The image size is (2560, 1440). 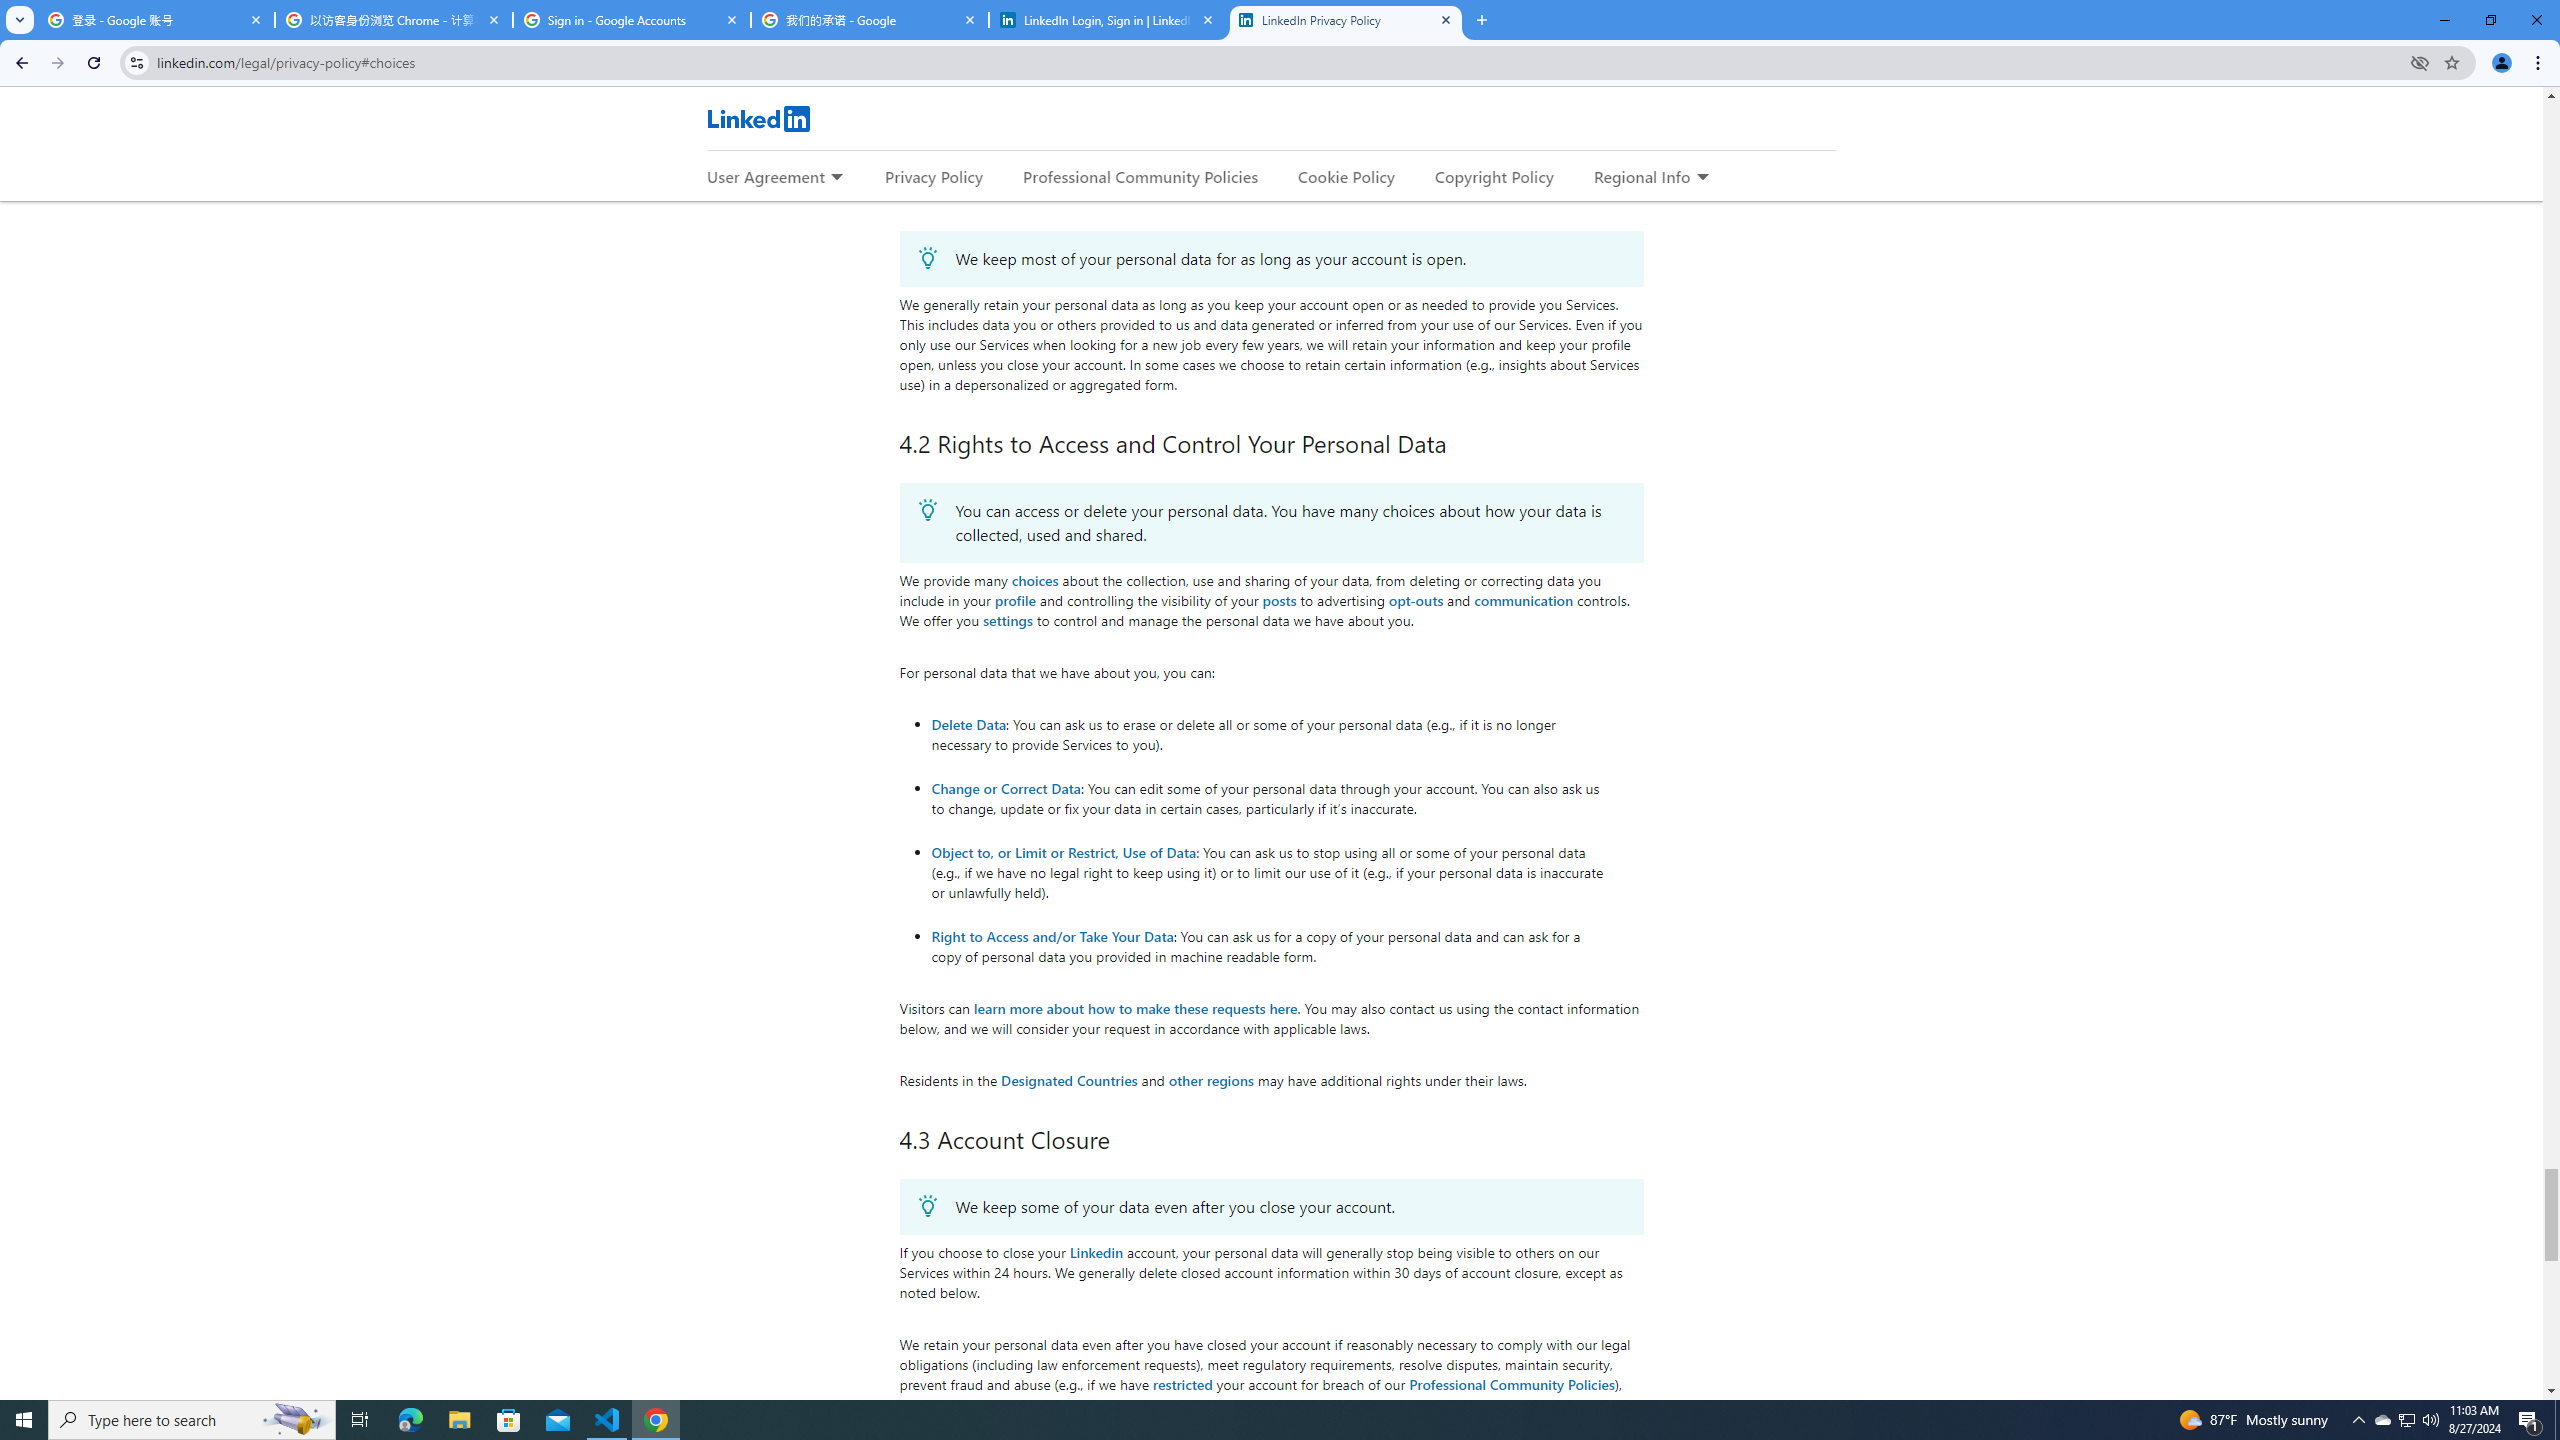 I want to click on 'Copyright Policy', so click(x=1492, y=176).